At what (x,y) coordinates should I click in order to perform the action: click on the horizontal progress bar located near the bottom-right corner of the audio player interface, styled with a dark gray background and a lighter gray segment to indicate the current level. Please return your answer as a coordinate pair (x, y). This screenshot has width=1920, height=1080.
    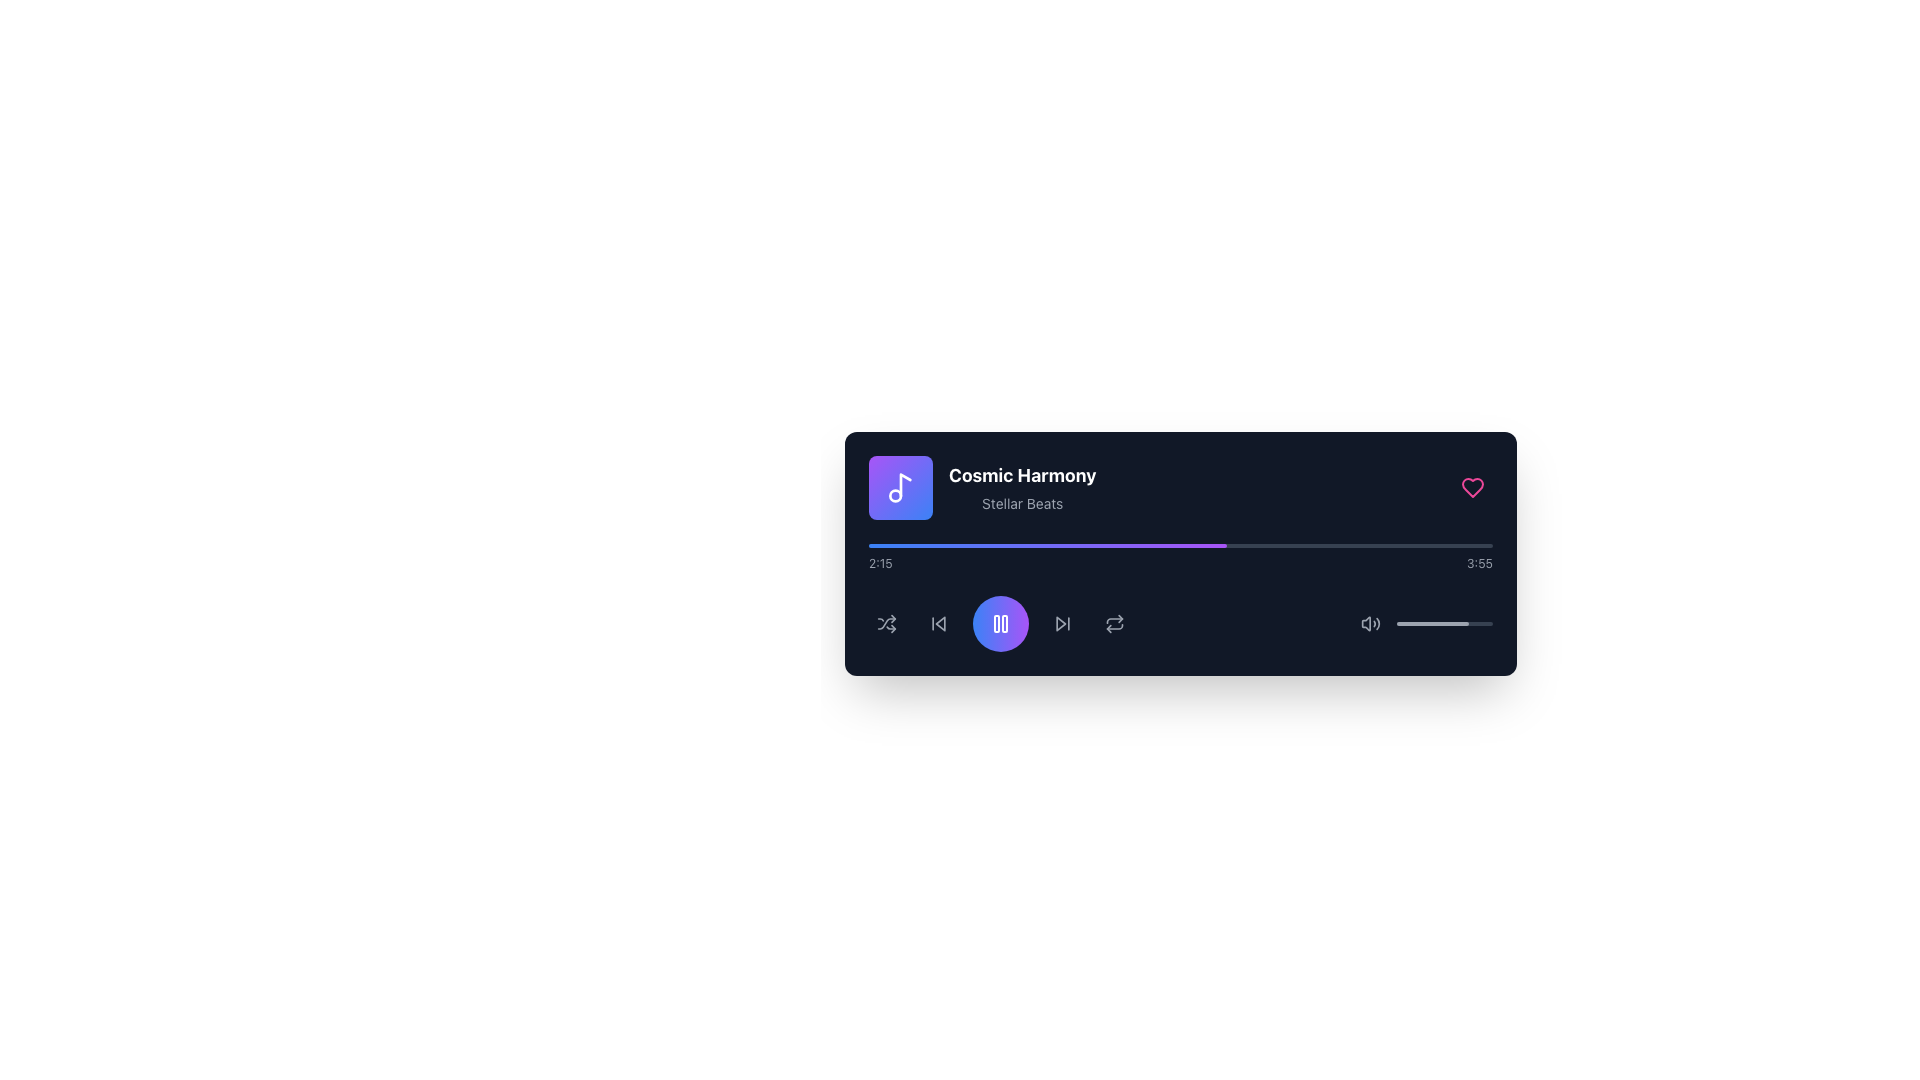
    Looking at the image, I should click on (1444, 623).